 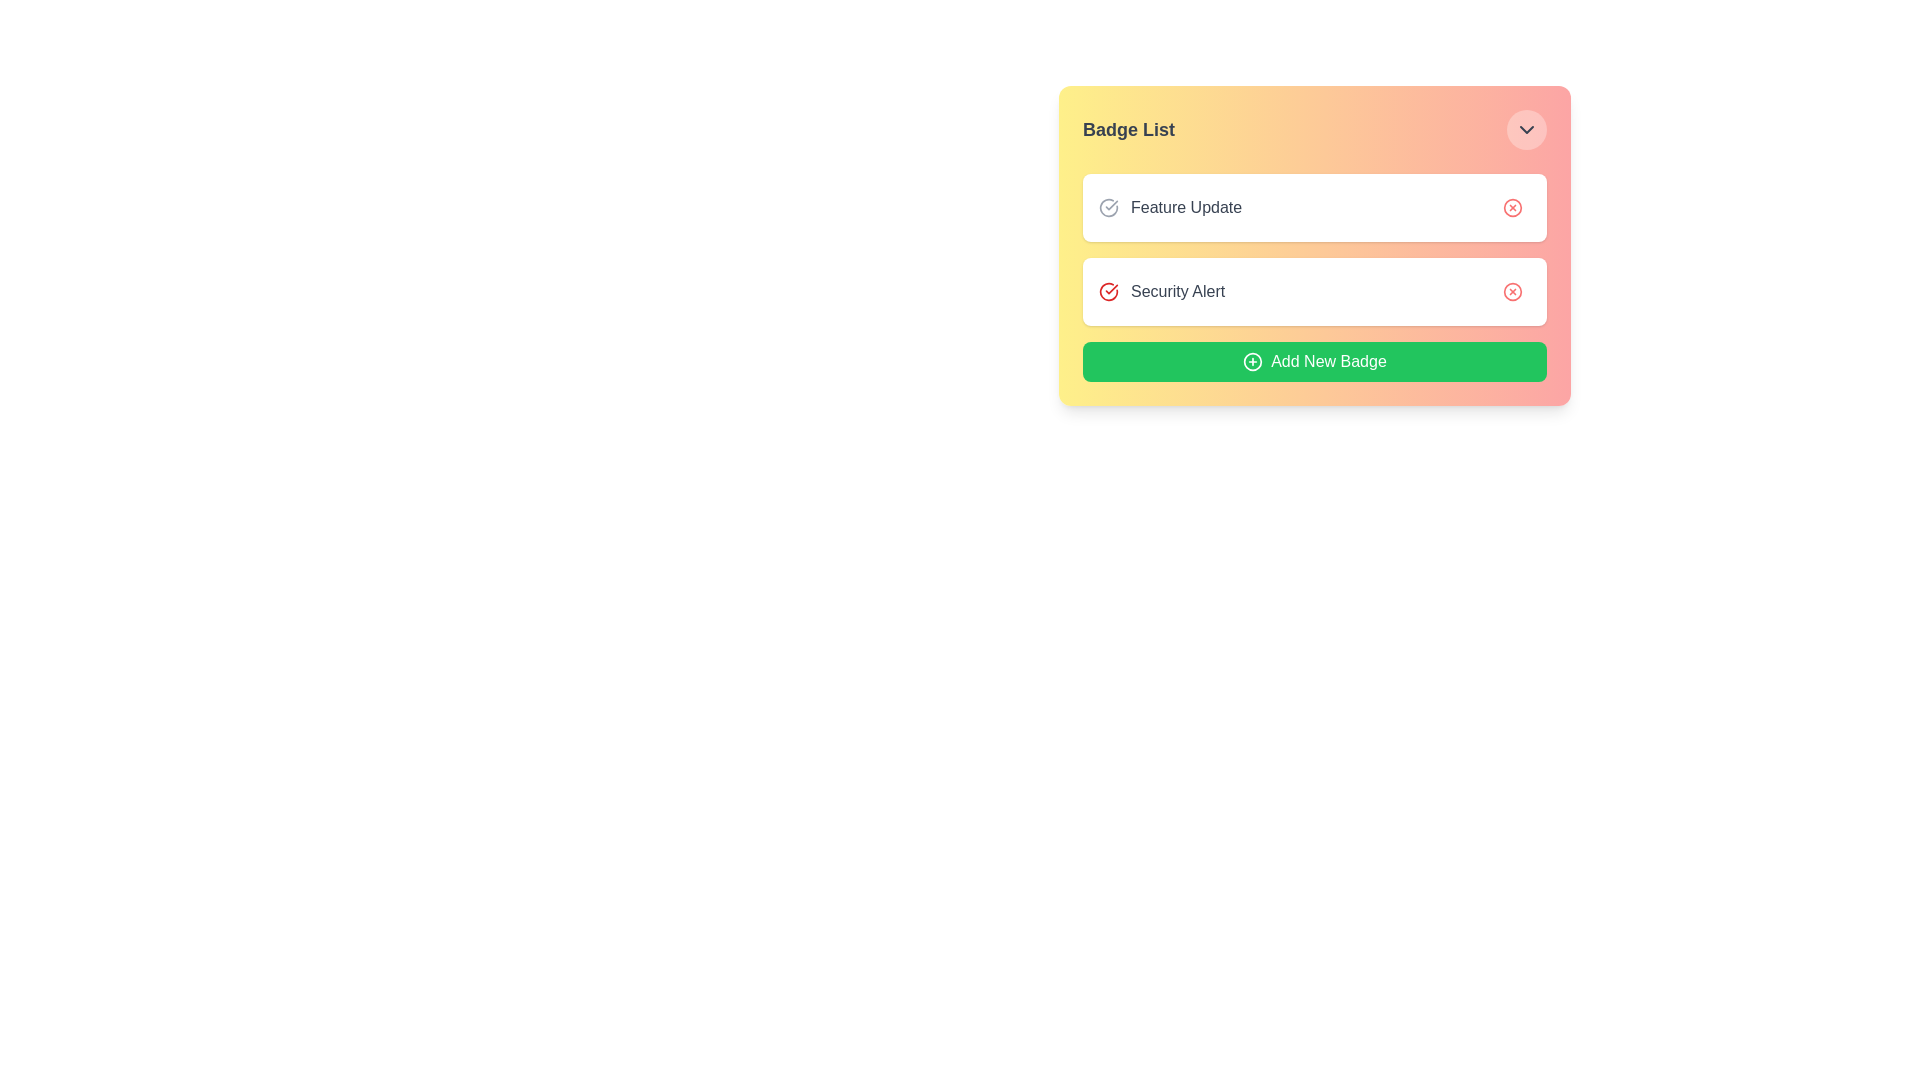 What do you see at coordinates (1525, 130) in the screenshot?
I see `the downward-pointing gray chevron icon within the circular button located at the top-right corner of the badge list card` at bounding box center [1525, 130].